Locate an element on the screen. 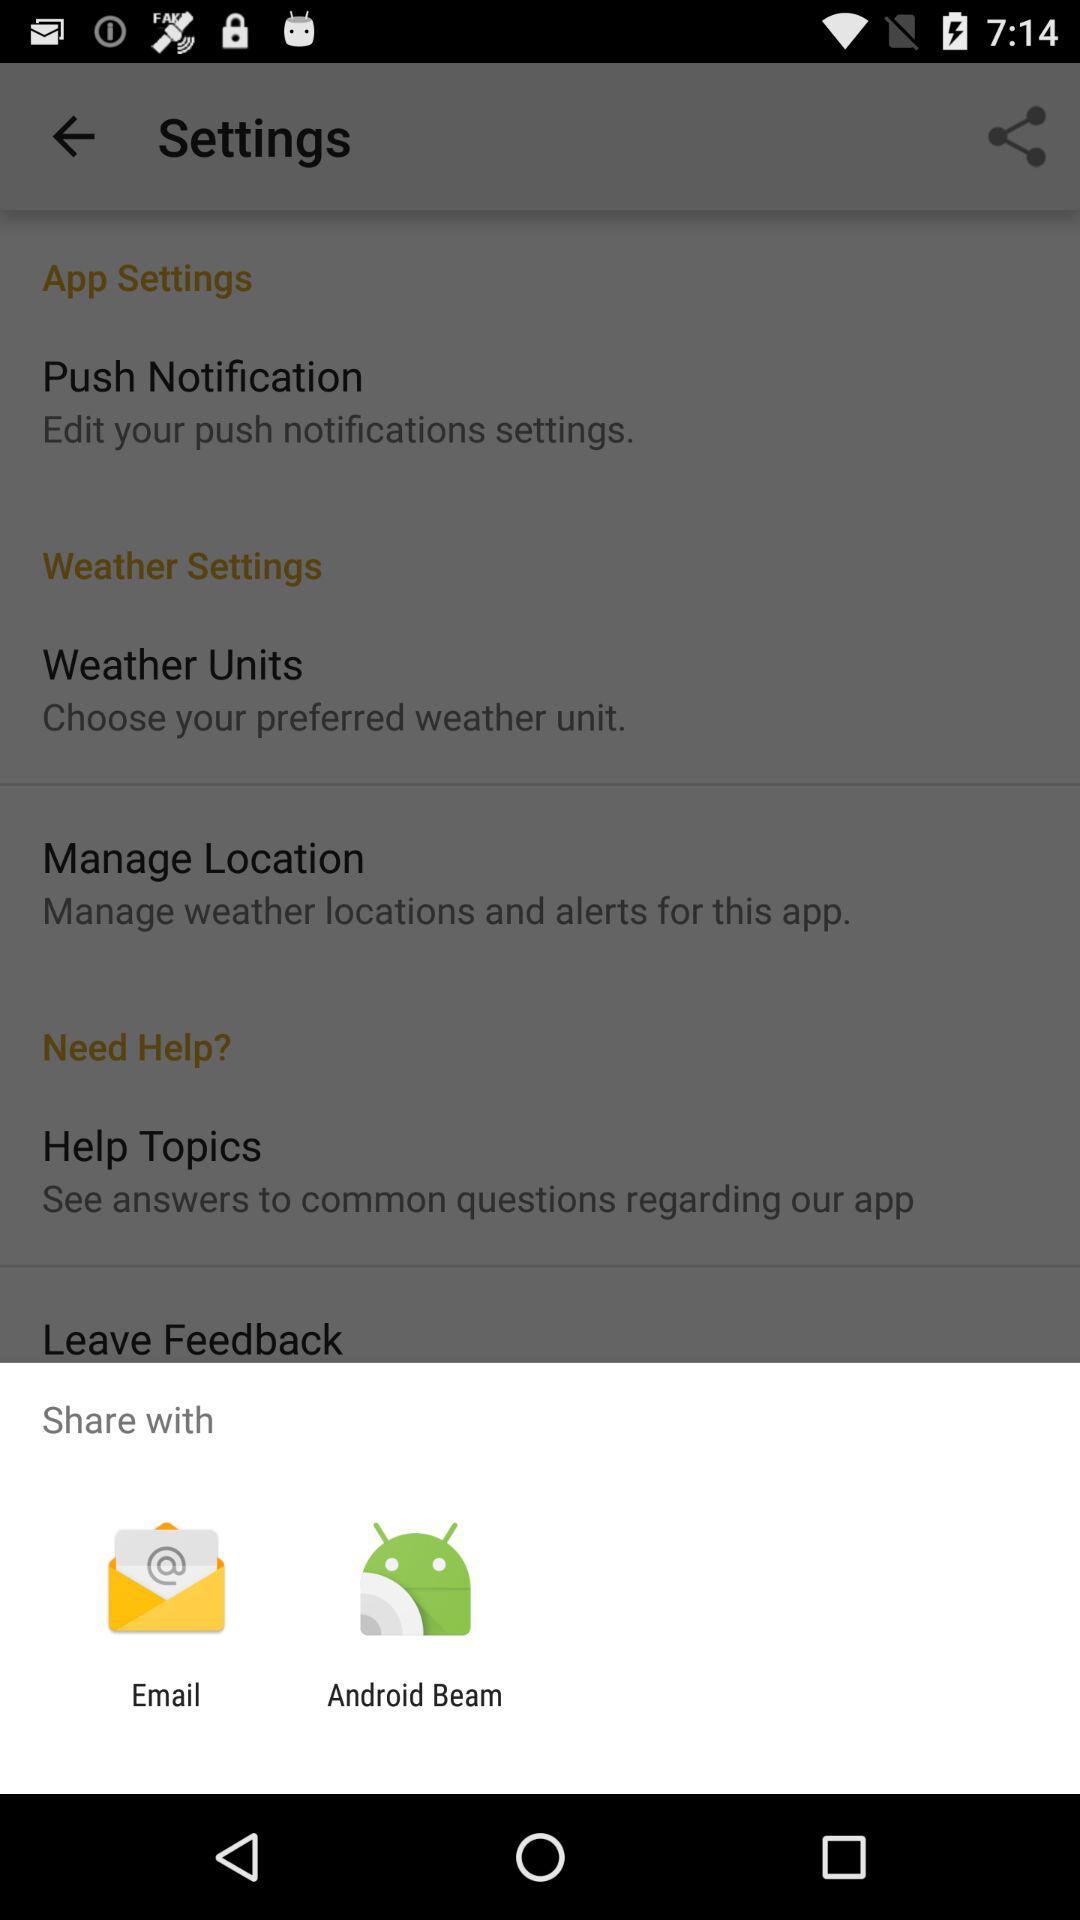 This screenshot has height=1920, width=1080. the item next to the email is located at coordinates (414, 1711).